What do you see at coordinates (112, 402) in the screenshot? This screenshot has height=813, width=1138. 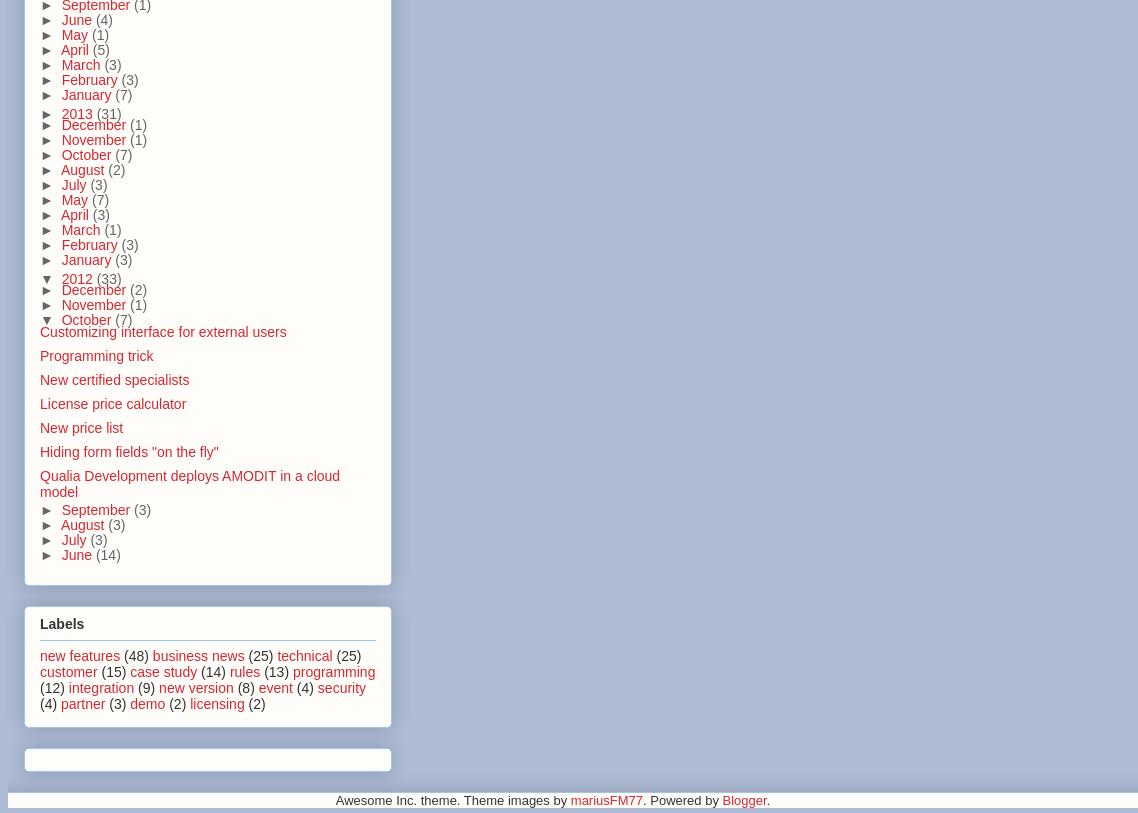 I see `'License price calculator'` at bounding box center [112, 402].